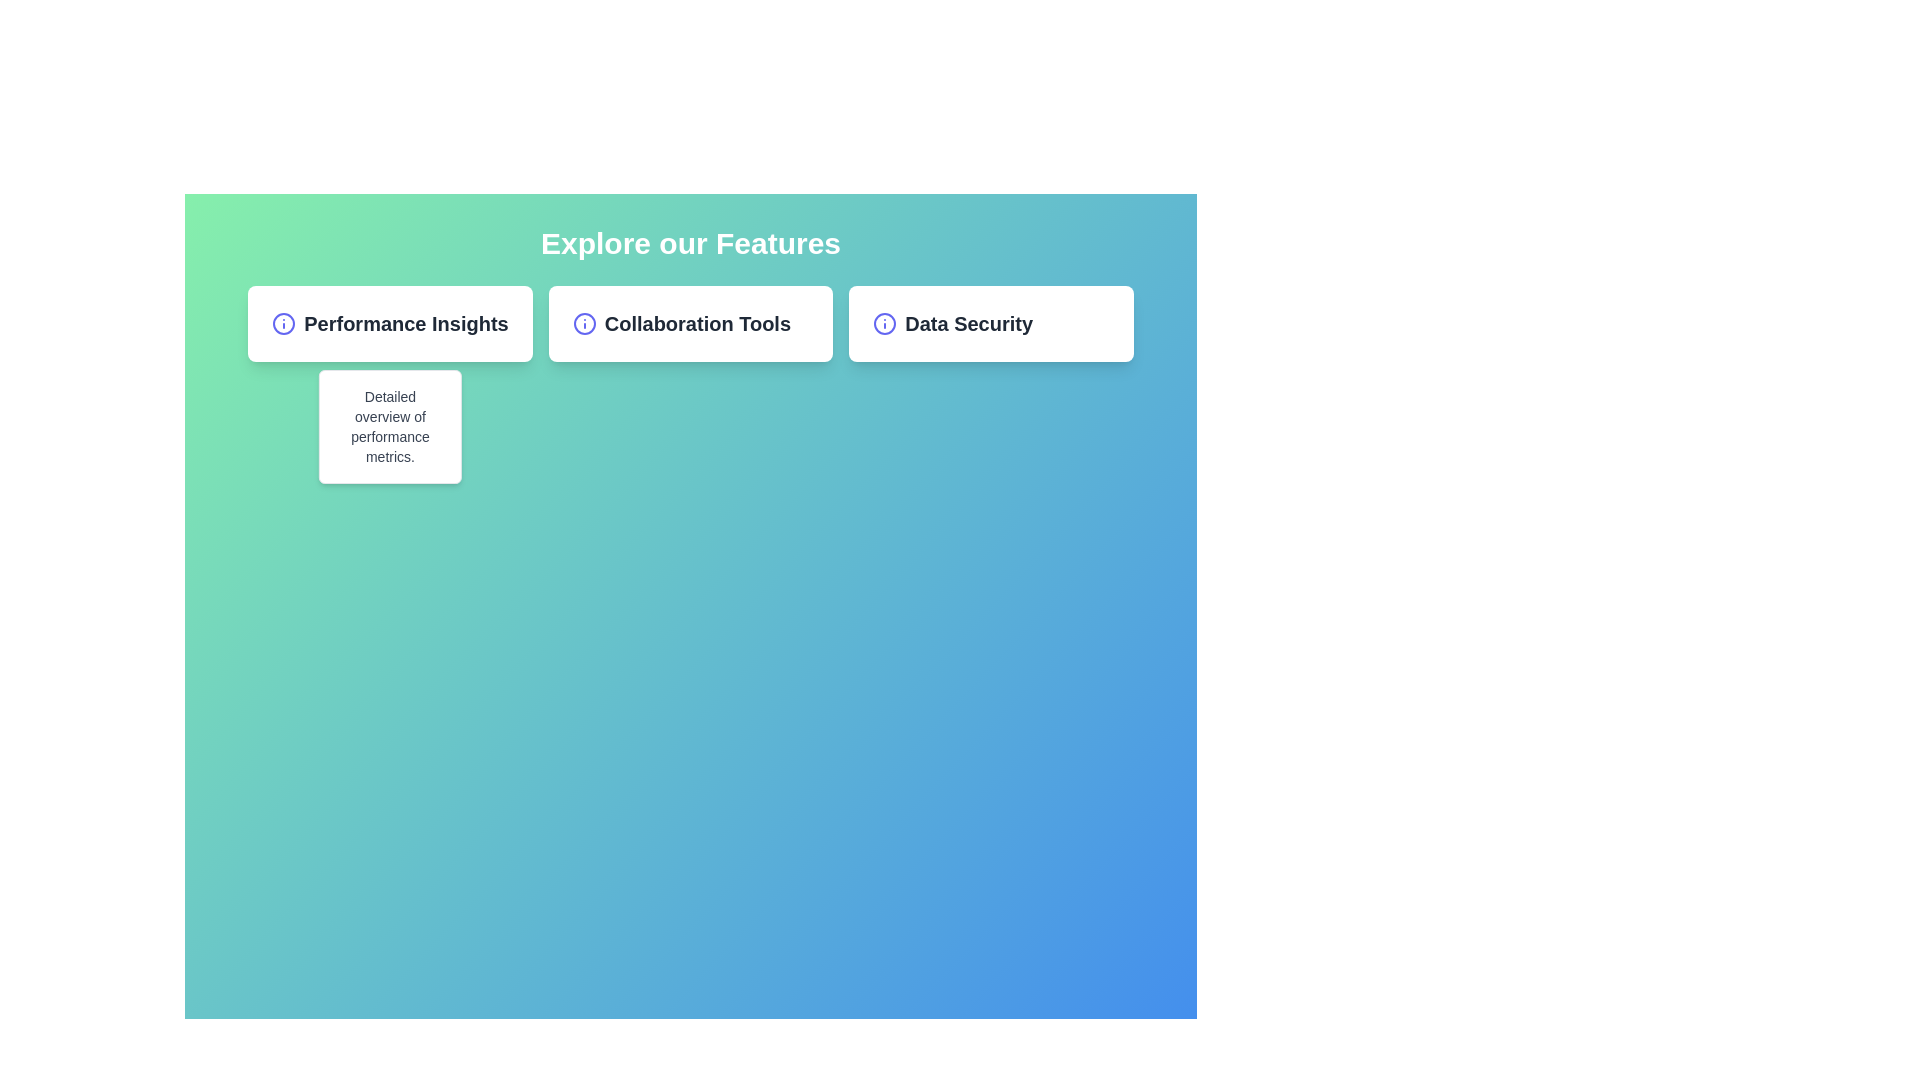  I want to click on the information icon located in the rightmost section of the 'Data Security' card under 'Explore our Features', so click(884, 323).